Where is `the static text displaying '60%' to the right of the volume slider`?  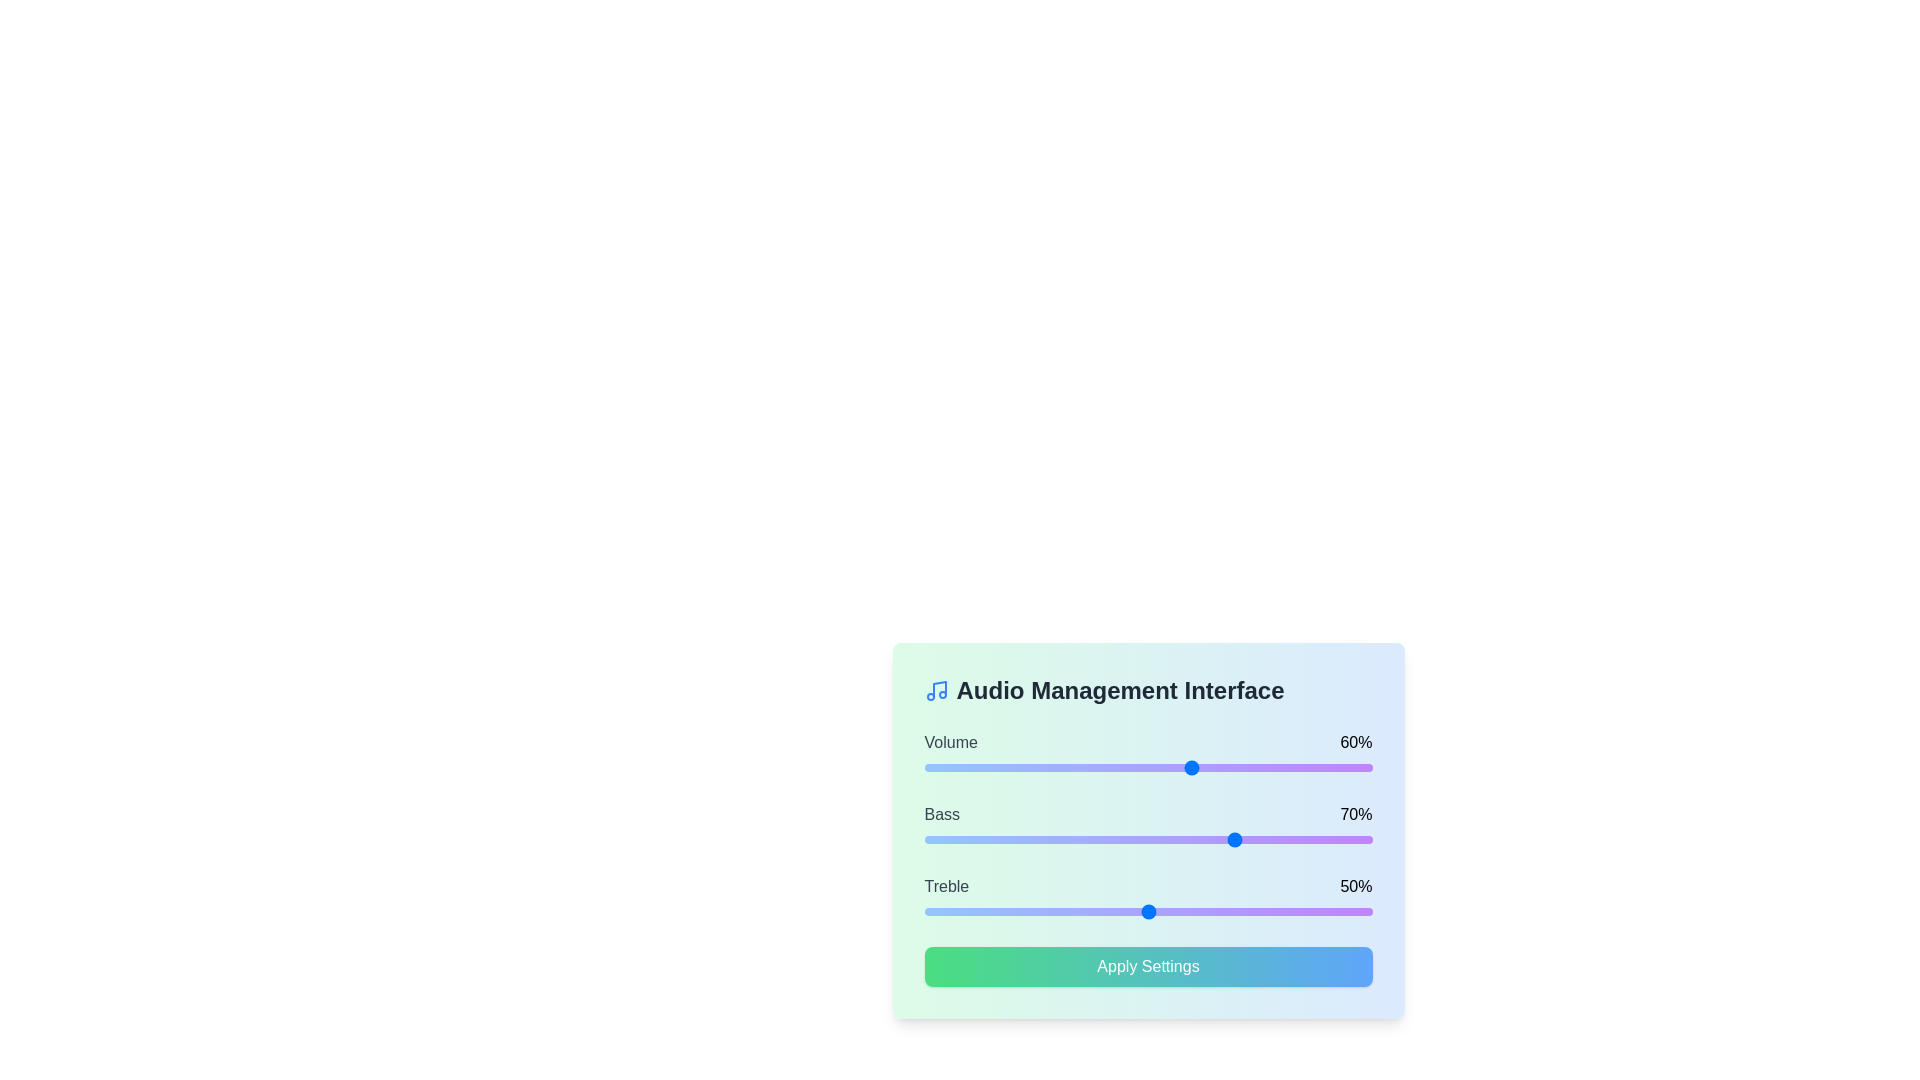
the static text displaying '60%' to the right of the volume slider is located at coordinates (1356, 743).